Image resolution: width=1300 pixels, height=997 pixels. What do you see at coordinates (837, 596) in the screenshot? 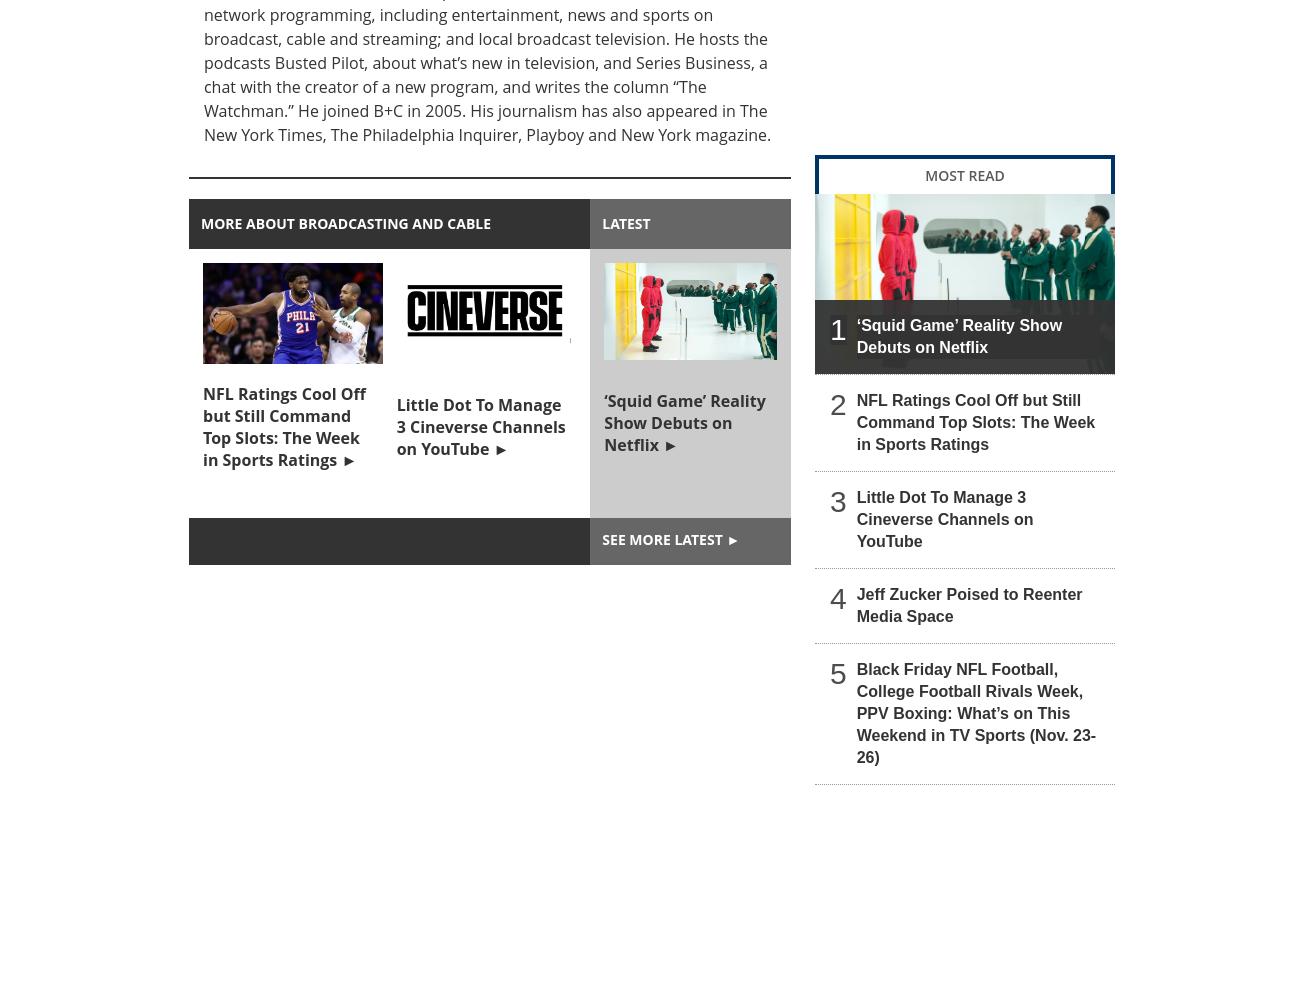
I see `'4'` at bounding box center [837, 596].